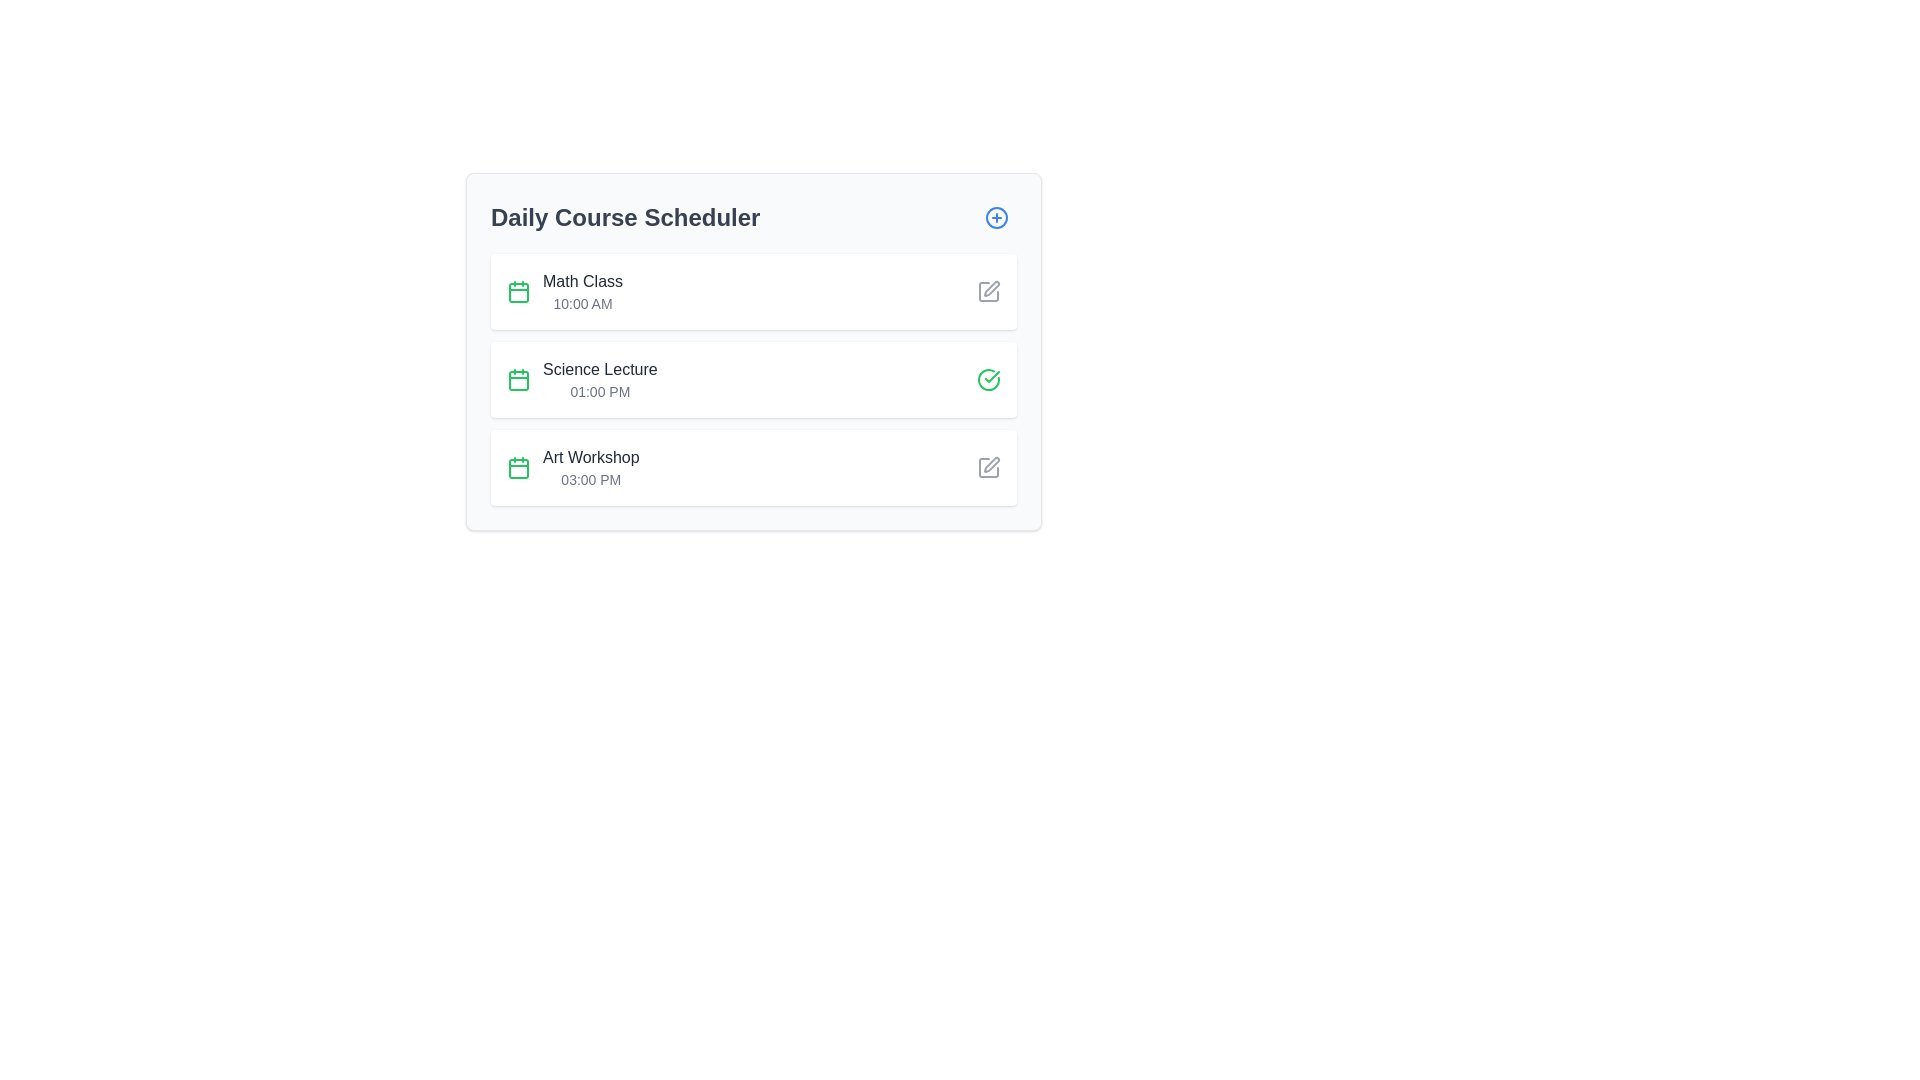  What do you see at coordinates (518, 467) in the screenshot?
I see `the calendar icon with a green outline located in the first position under the 'Art Workshop 03:00 PM' entry in the Daily Course Scheduler` at bounding box center [518, 467].